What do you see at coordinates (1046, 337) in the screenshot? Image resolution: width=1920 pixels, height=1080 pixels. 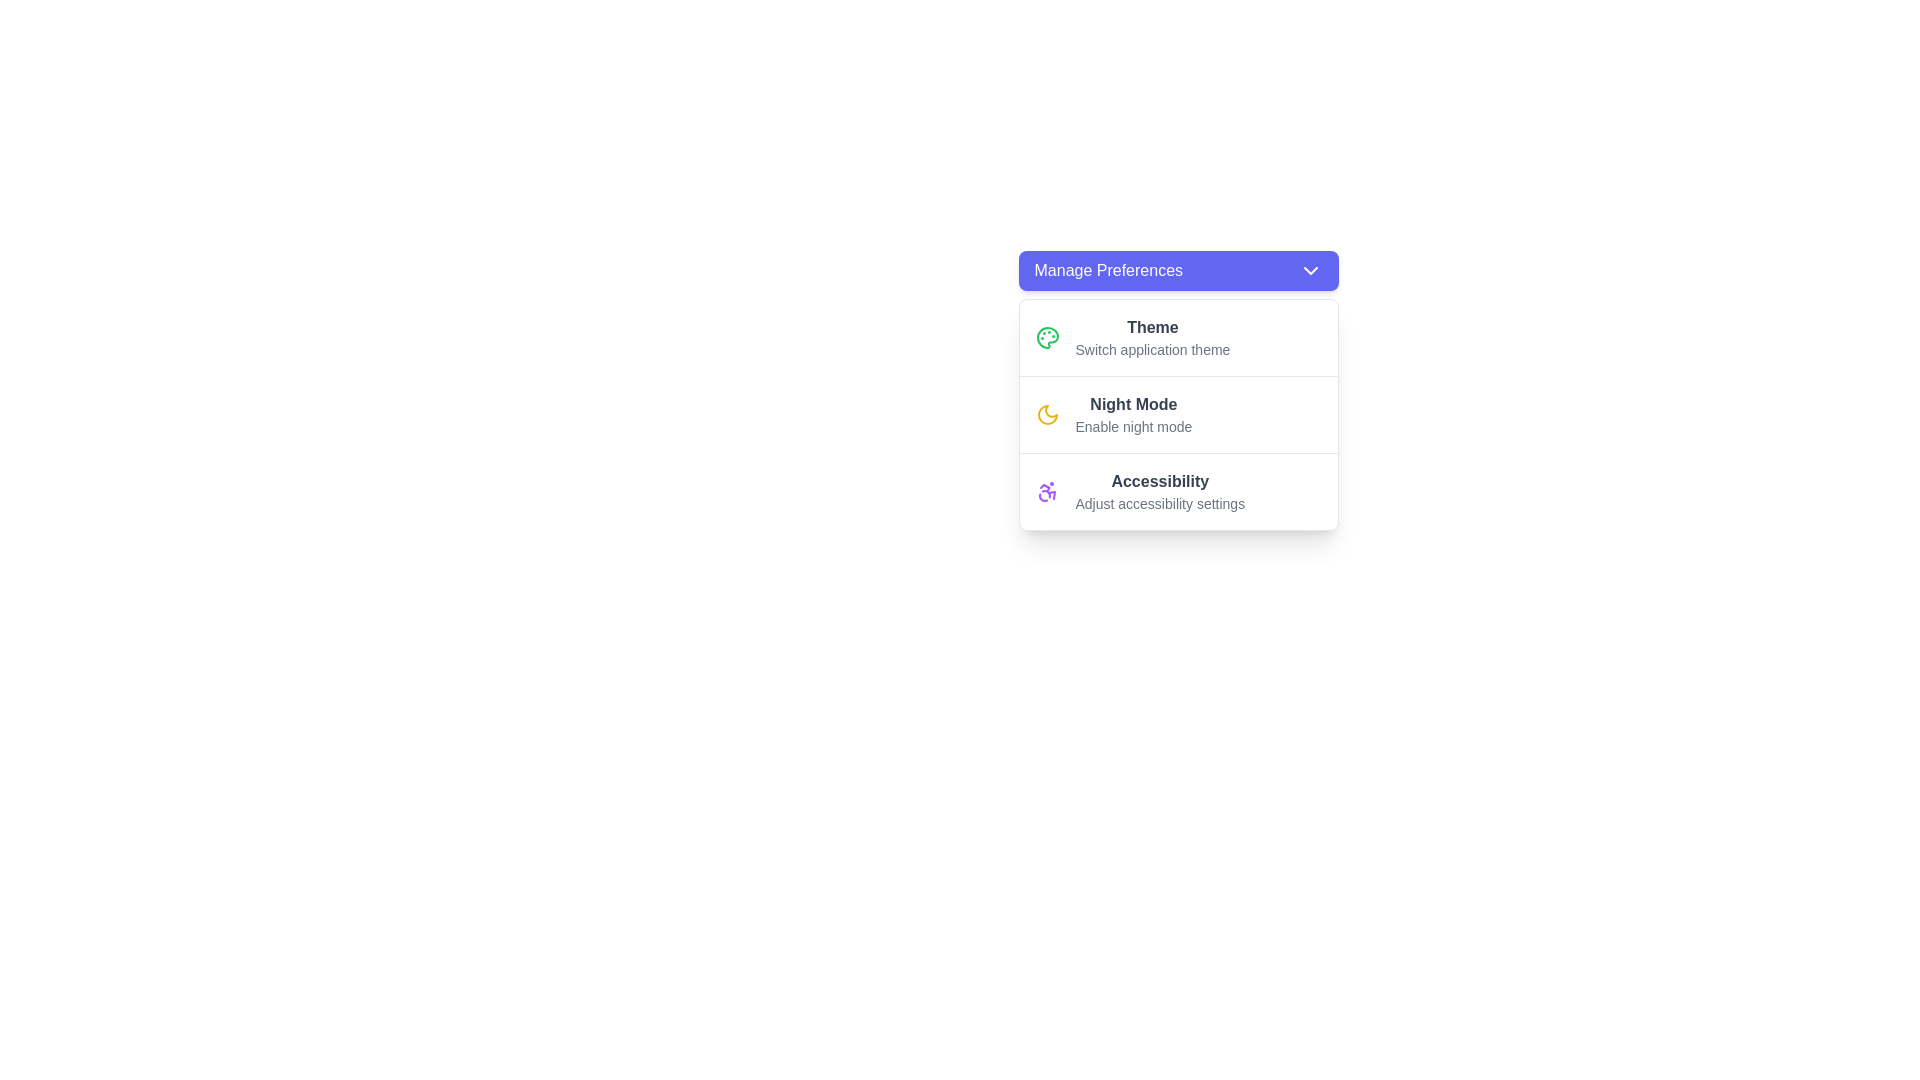 I see `the green palette icon styled as an outline drawing, located to the left of the text 'Theme Switch application theme' in the first menu option under 'Manage Preferences'` at bounding box center [1046, 337].